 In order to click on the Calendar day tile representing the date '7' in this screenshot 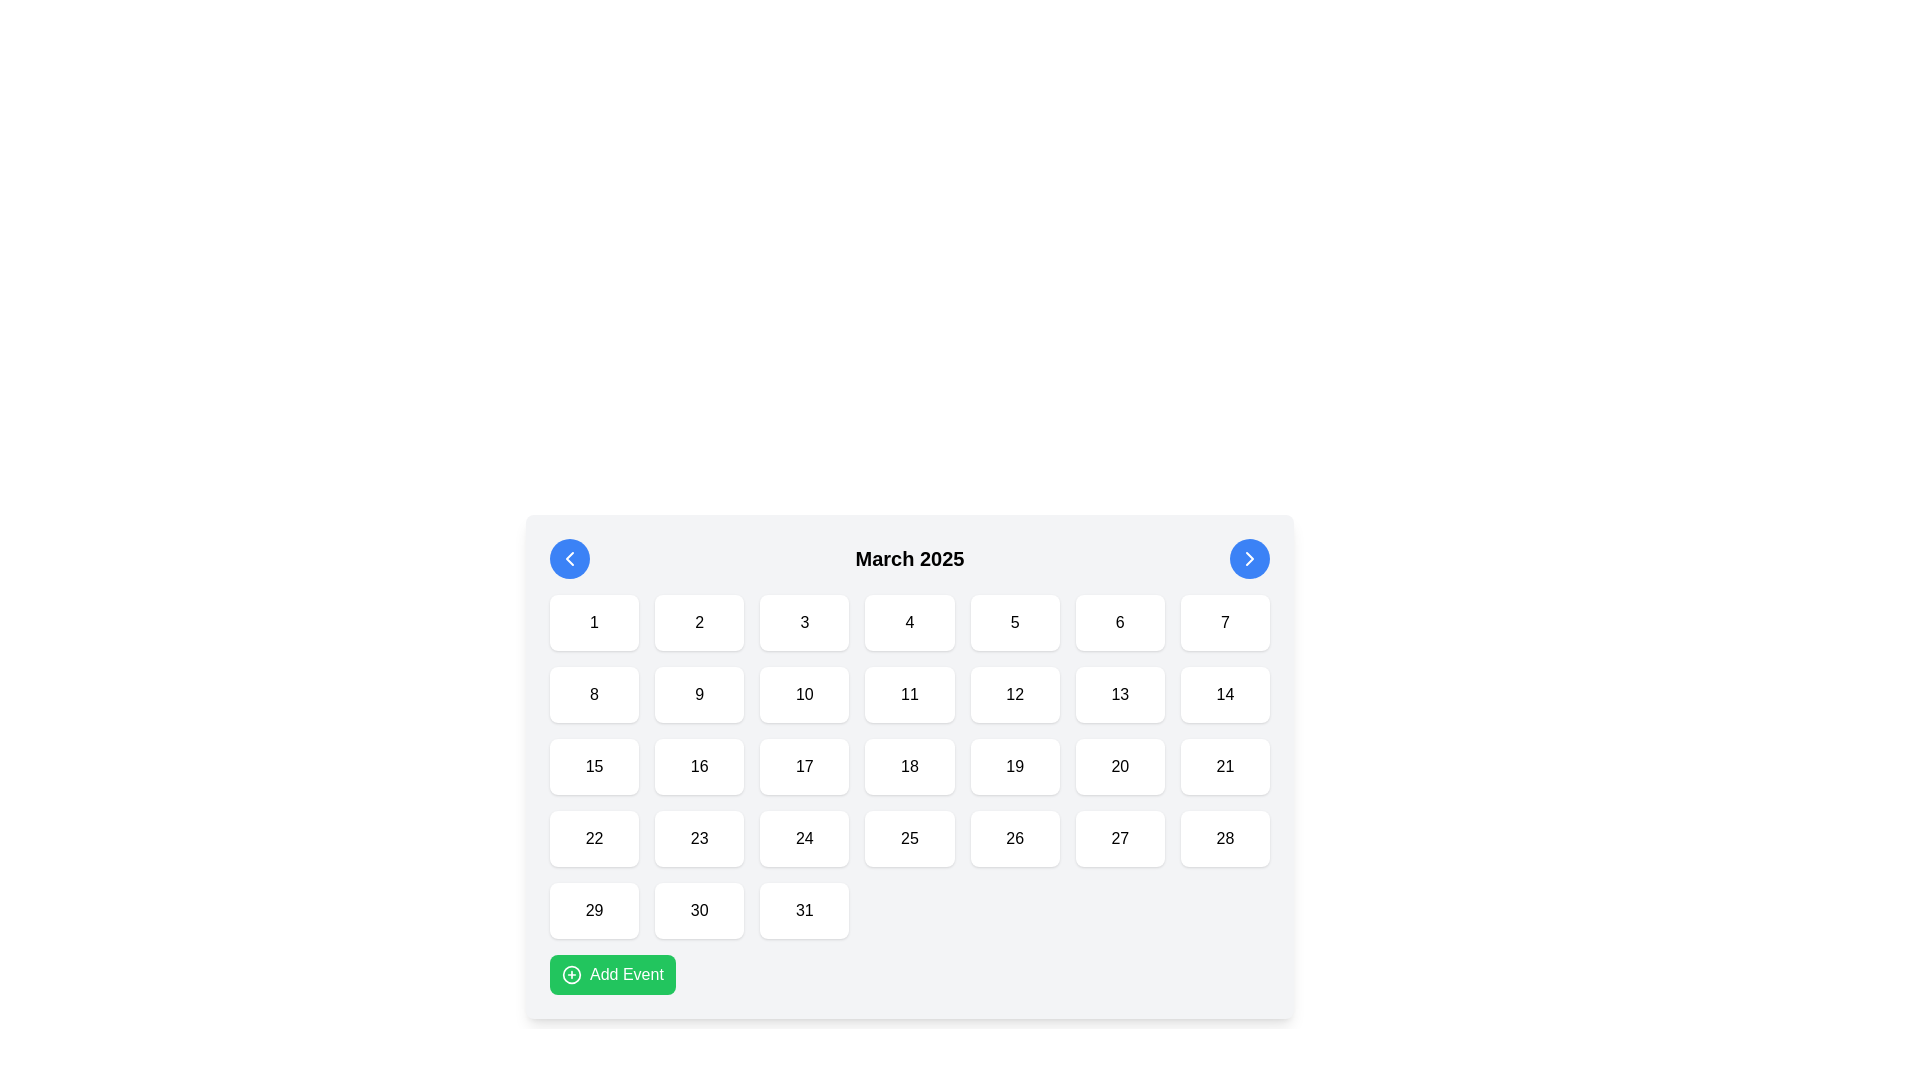, I will do `click(1224, 622)`.